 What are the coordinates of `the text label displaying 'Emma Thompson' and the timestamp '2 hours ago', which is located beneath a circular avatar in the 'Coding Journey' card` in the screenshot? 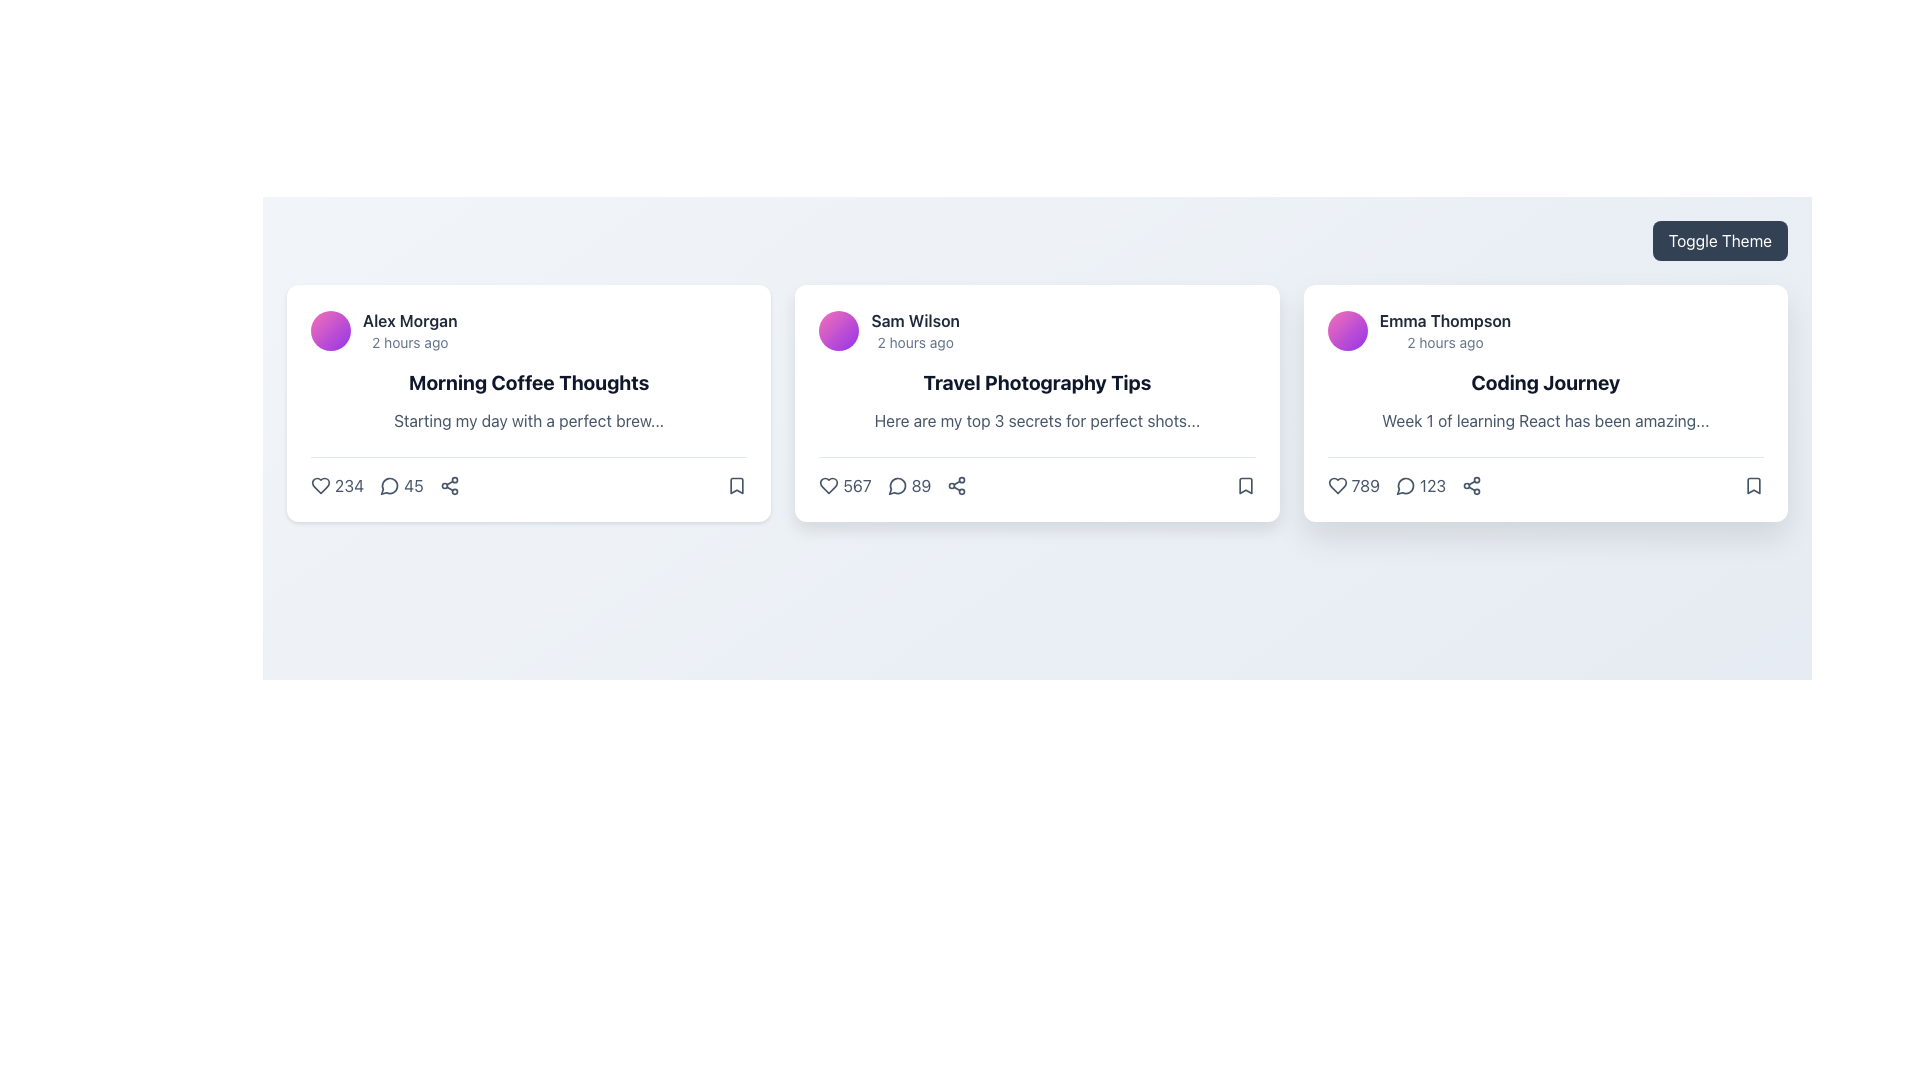 It's located at (1445, 330).